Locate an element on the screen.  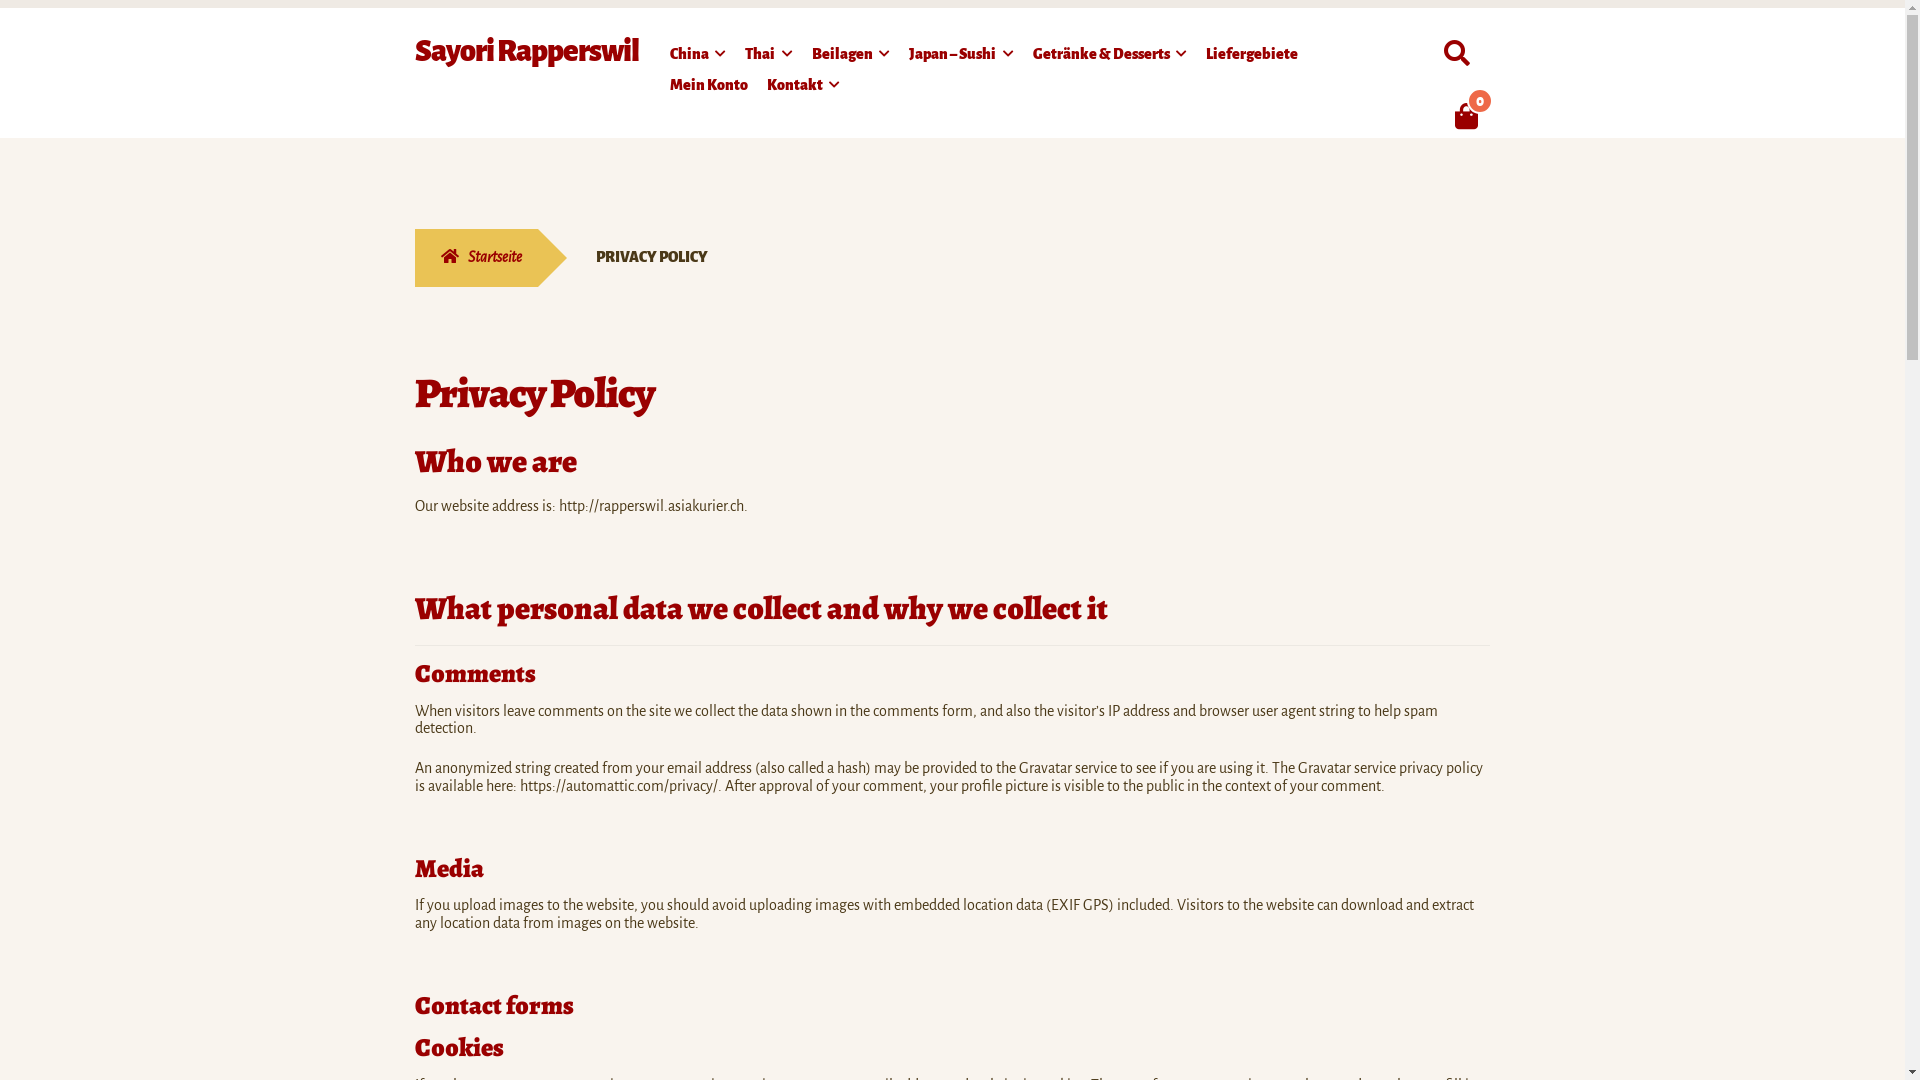
'Kontakt' is located at coordinates (803, 87).